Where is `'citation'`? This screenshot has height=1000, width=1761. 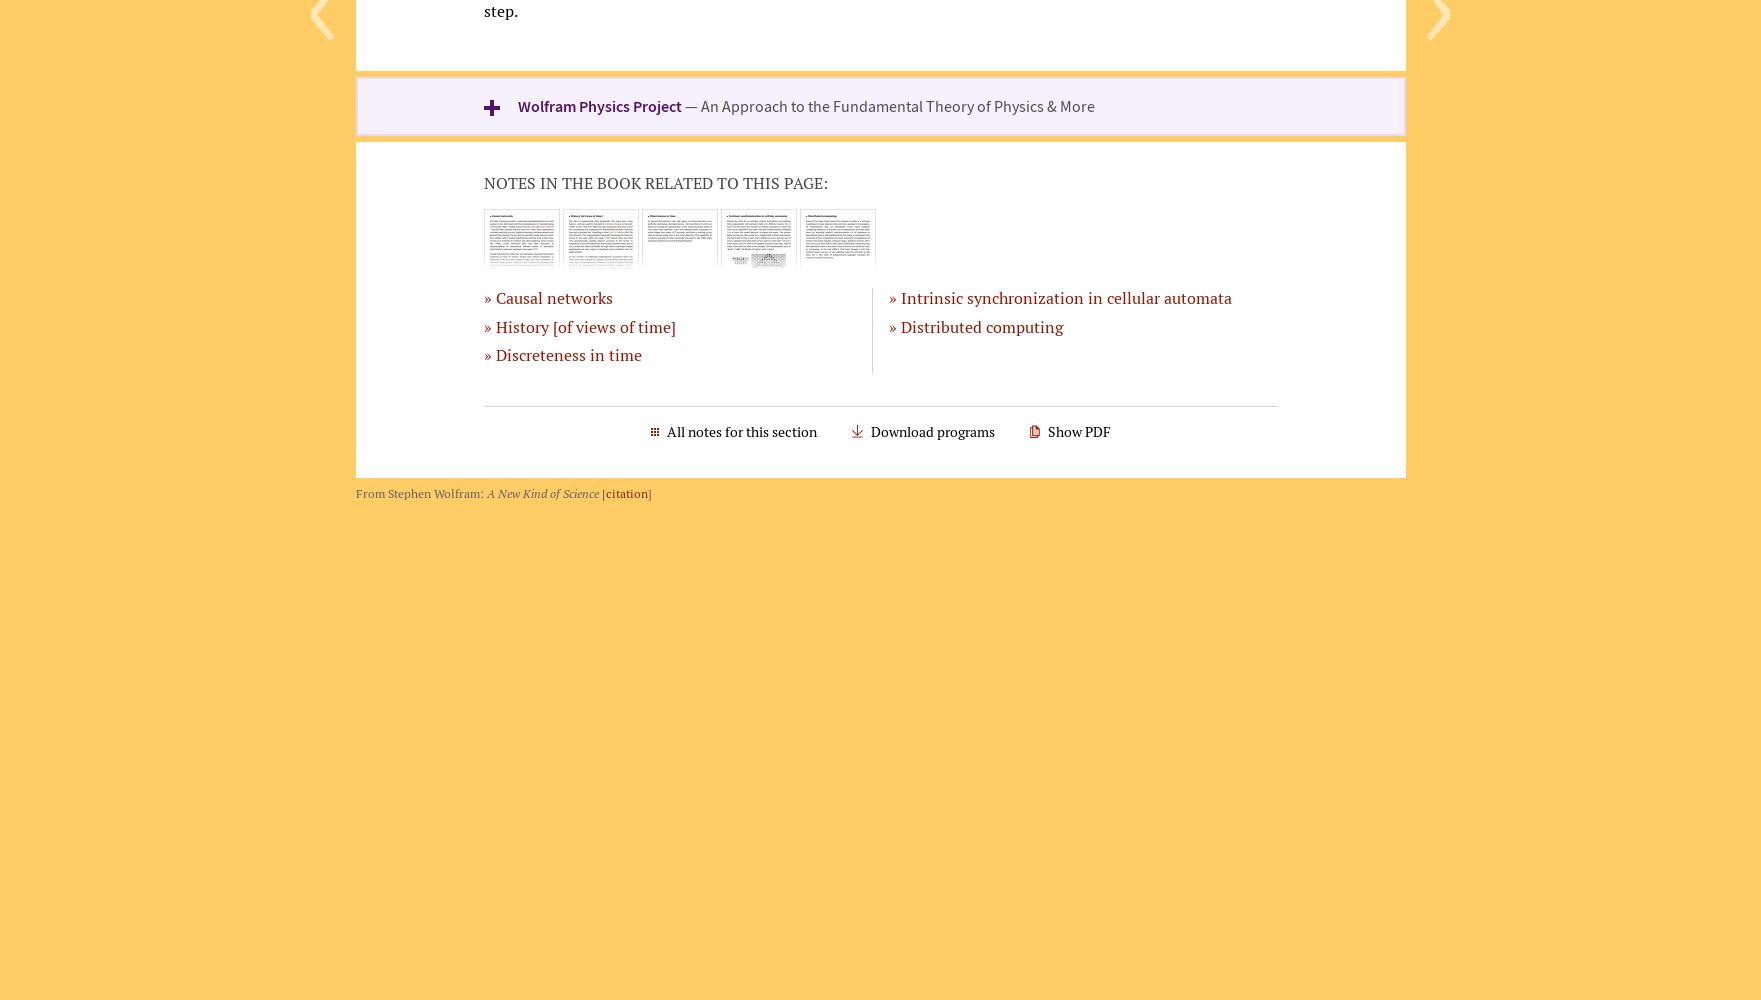
'citation' is located at coordinates (605, 491).